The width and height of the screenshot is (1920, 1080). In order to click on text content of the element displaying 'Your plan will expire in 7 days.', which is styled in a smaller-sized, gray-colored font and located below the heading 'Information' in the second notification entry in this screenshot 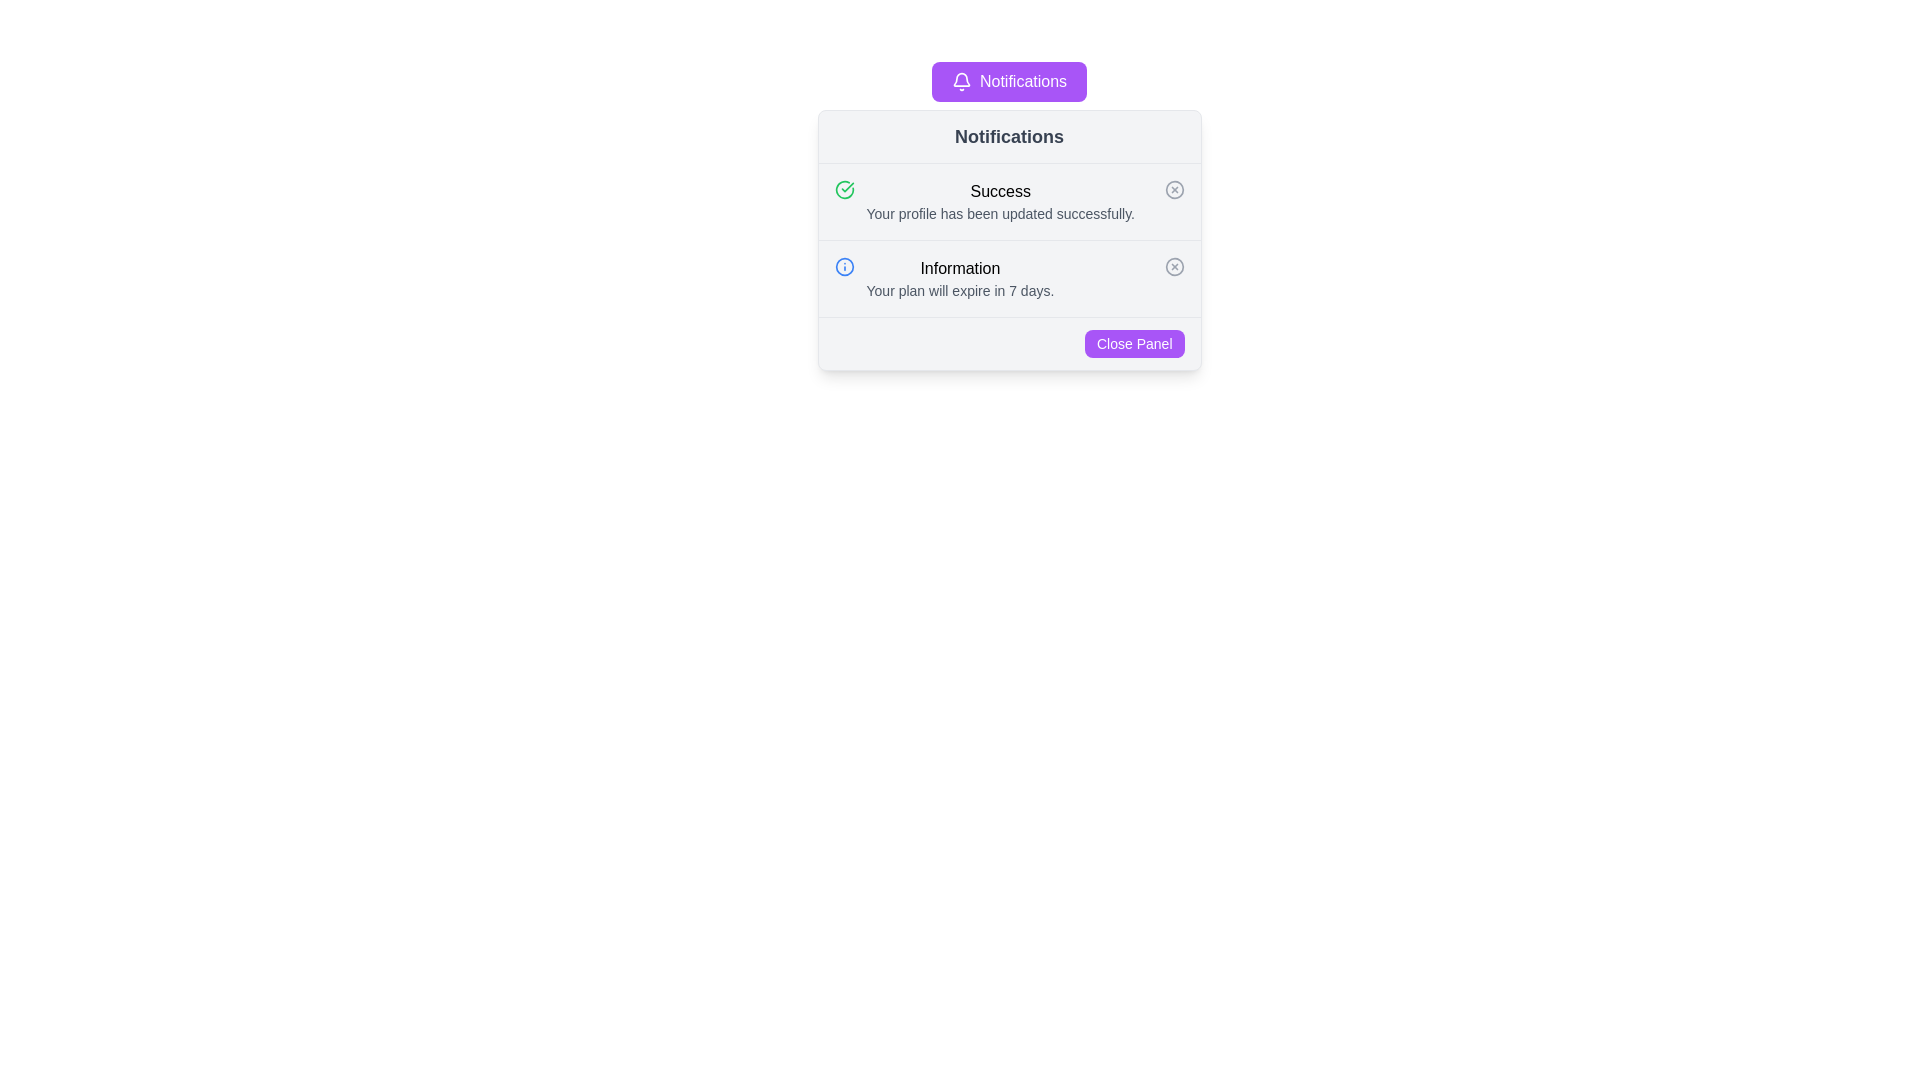, I will do `click(960, 290)`.